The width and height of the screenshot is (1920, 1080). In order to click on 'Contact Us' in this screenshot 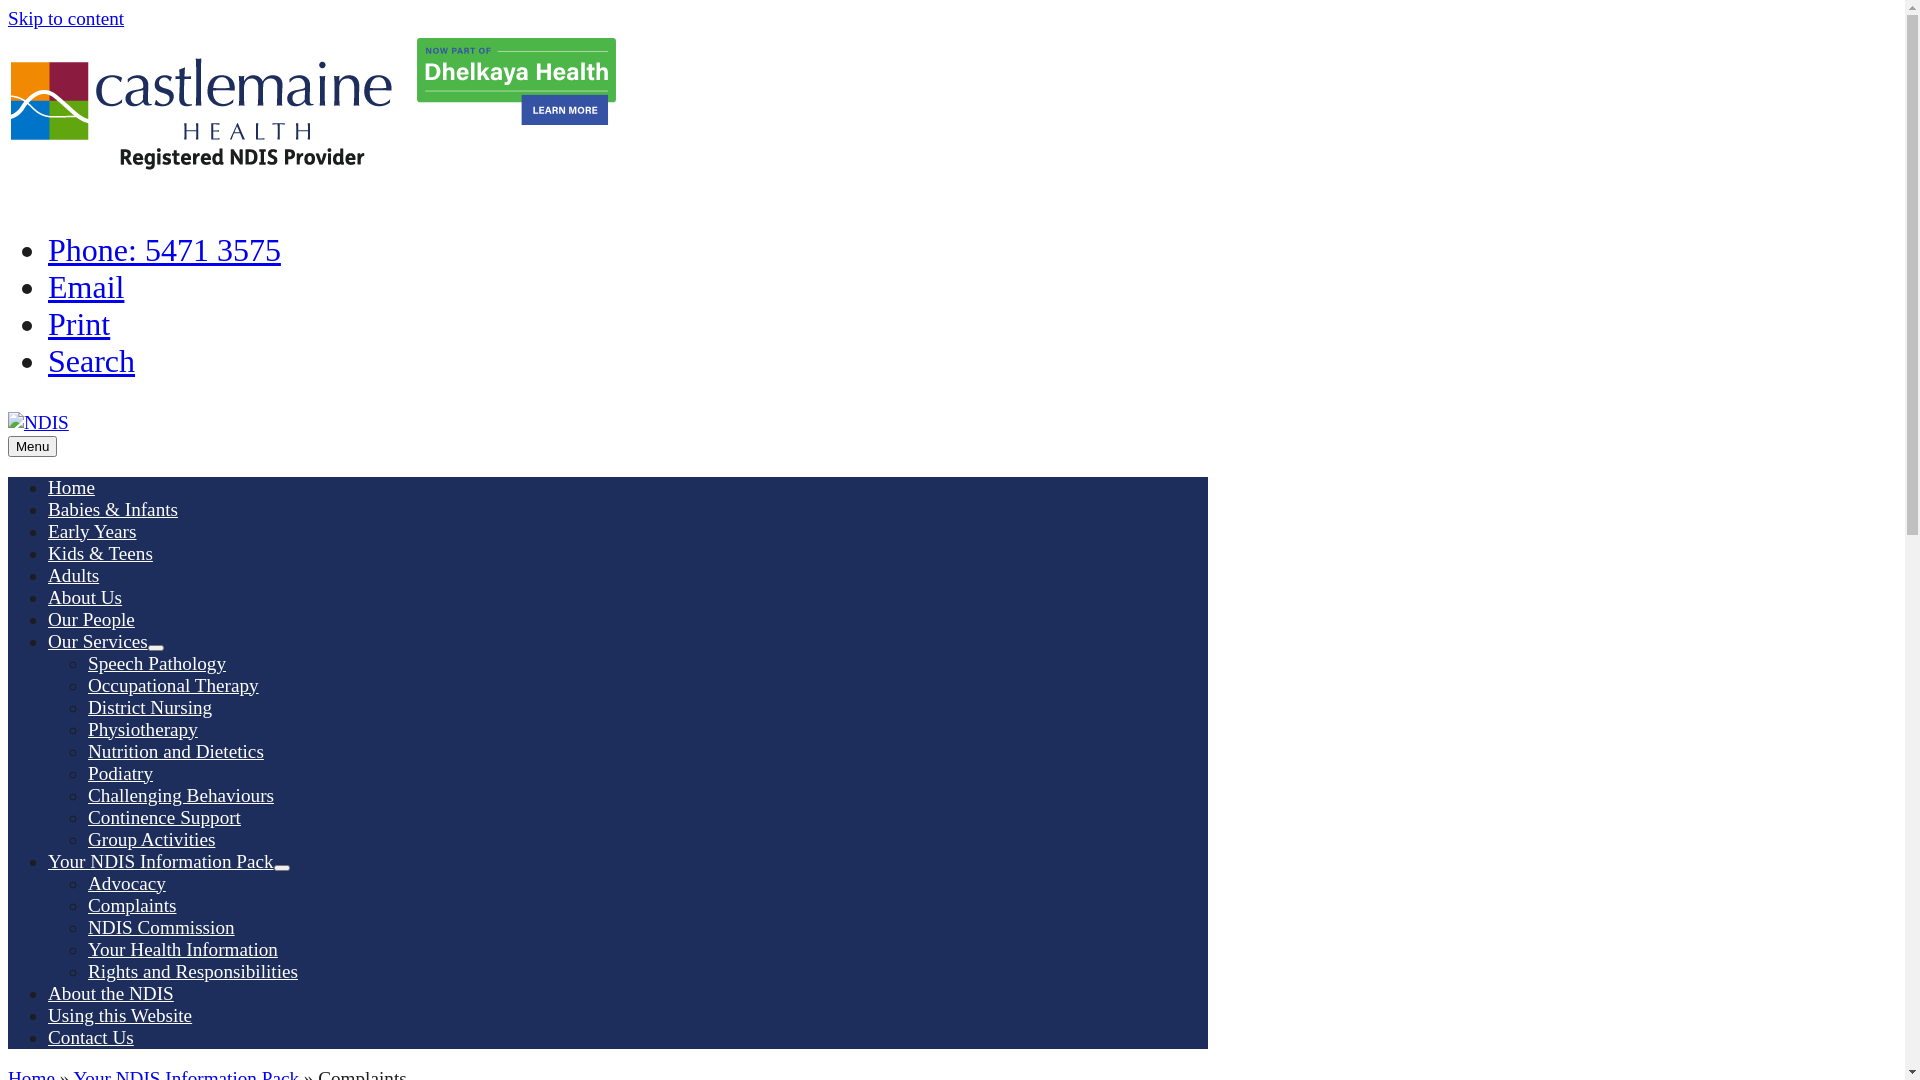, I will do `click(90, 1036)`.